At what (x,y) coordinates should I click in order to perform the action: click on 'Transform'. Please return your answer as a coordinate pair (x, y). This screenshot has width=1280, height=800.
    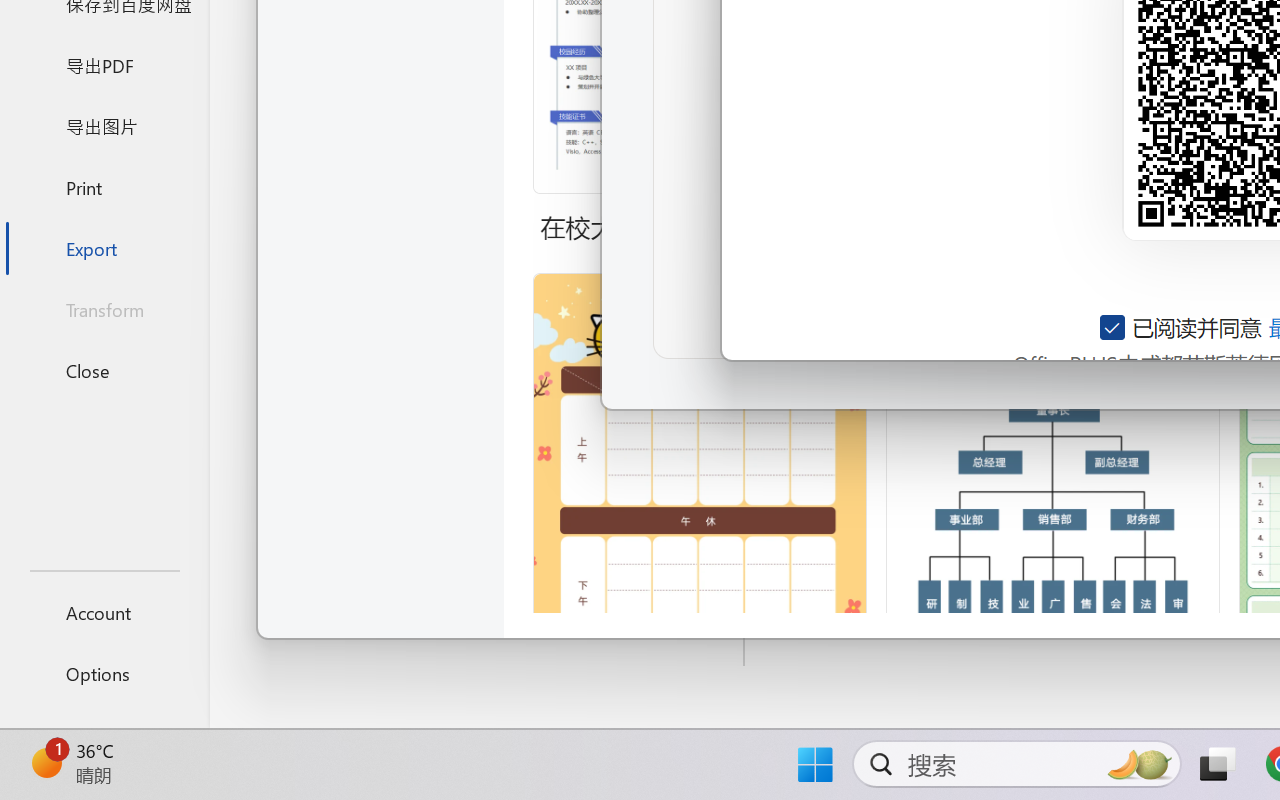
    Looking at the image, I should click on (103, 308).